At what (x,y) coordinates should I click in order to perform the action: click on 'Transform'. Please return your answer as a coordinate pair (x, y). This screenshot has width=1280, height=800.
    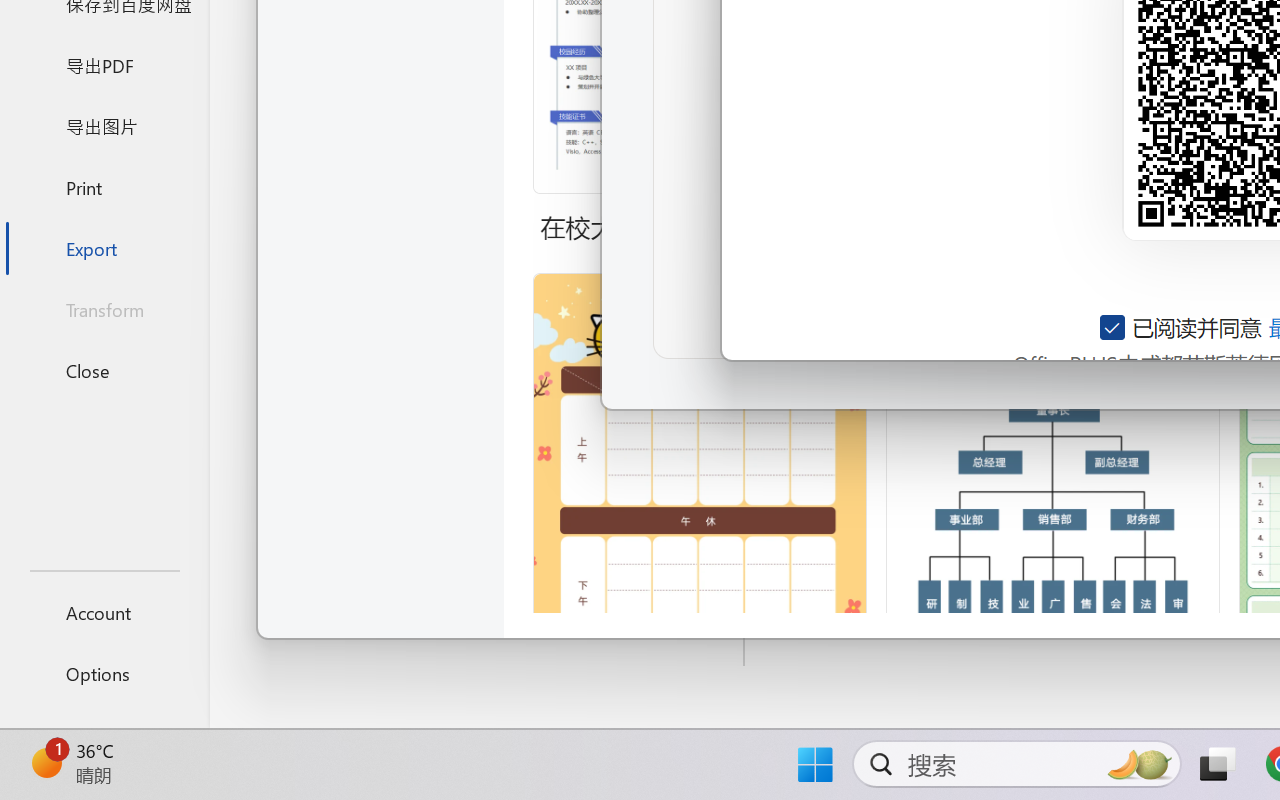
    Looking at the image, I should click on (103, 308).